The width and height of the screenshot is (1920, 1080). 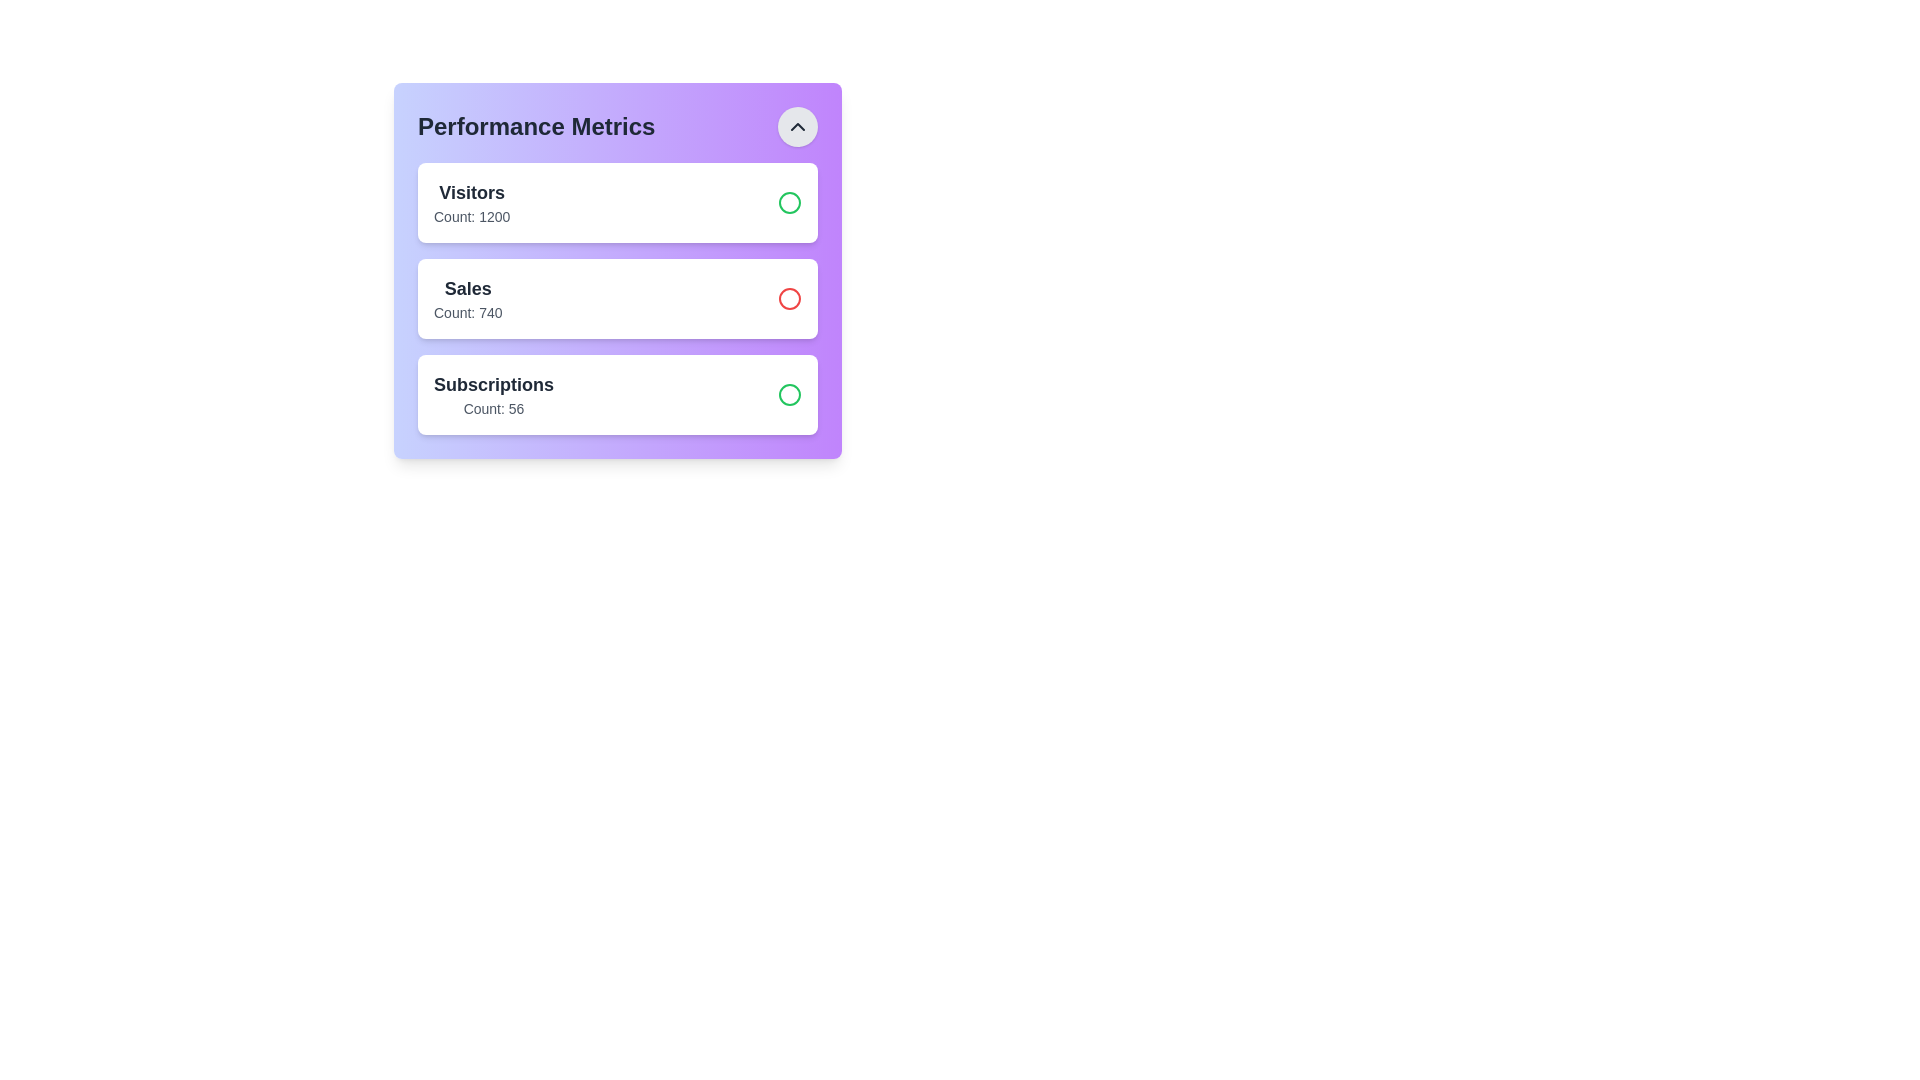 I want to click on the toggle button to expand or collapse the stats list, so click(x=796, y=127).